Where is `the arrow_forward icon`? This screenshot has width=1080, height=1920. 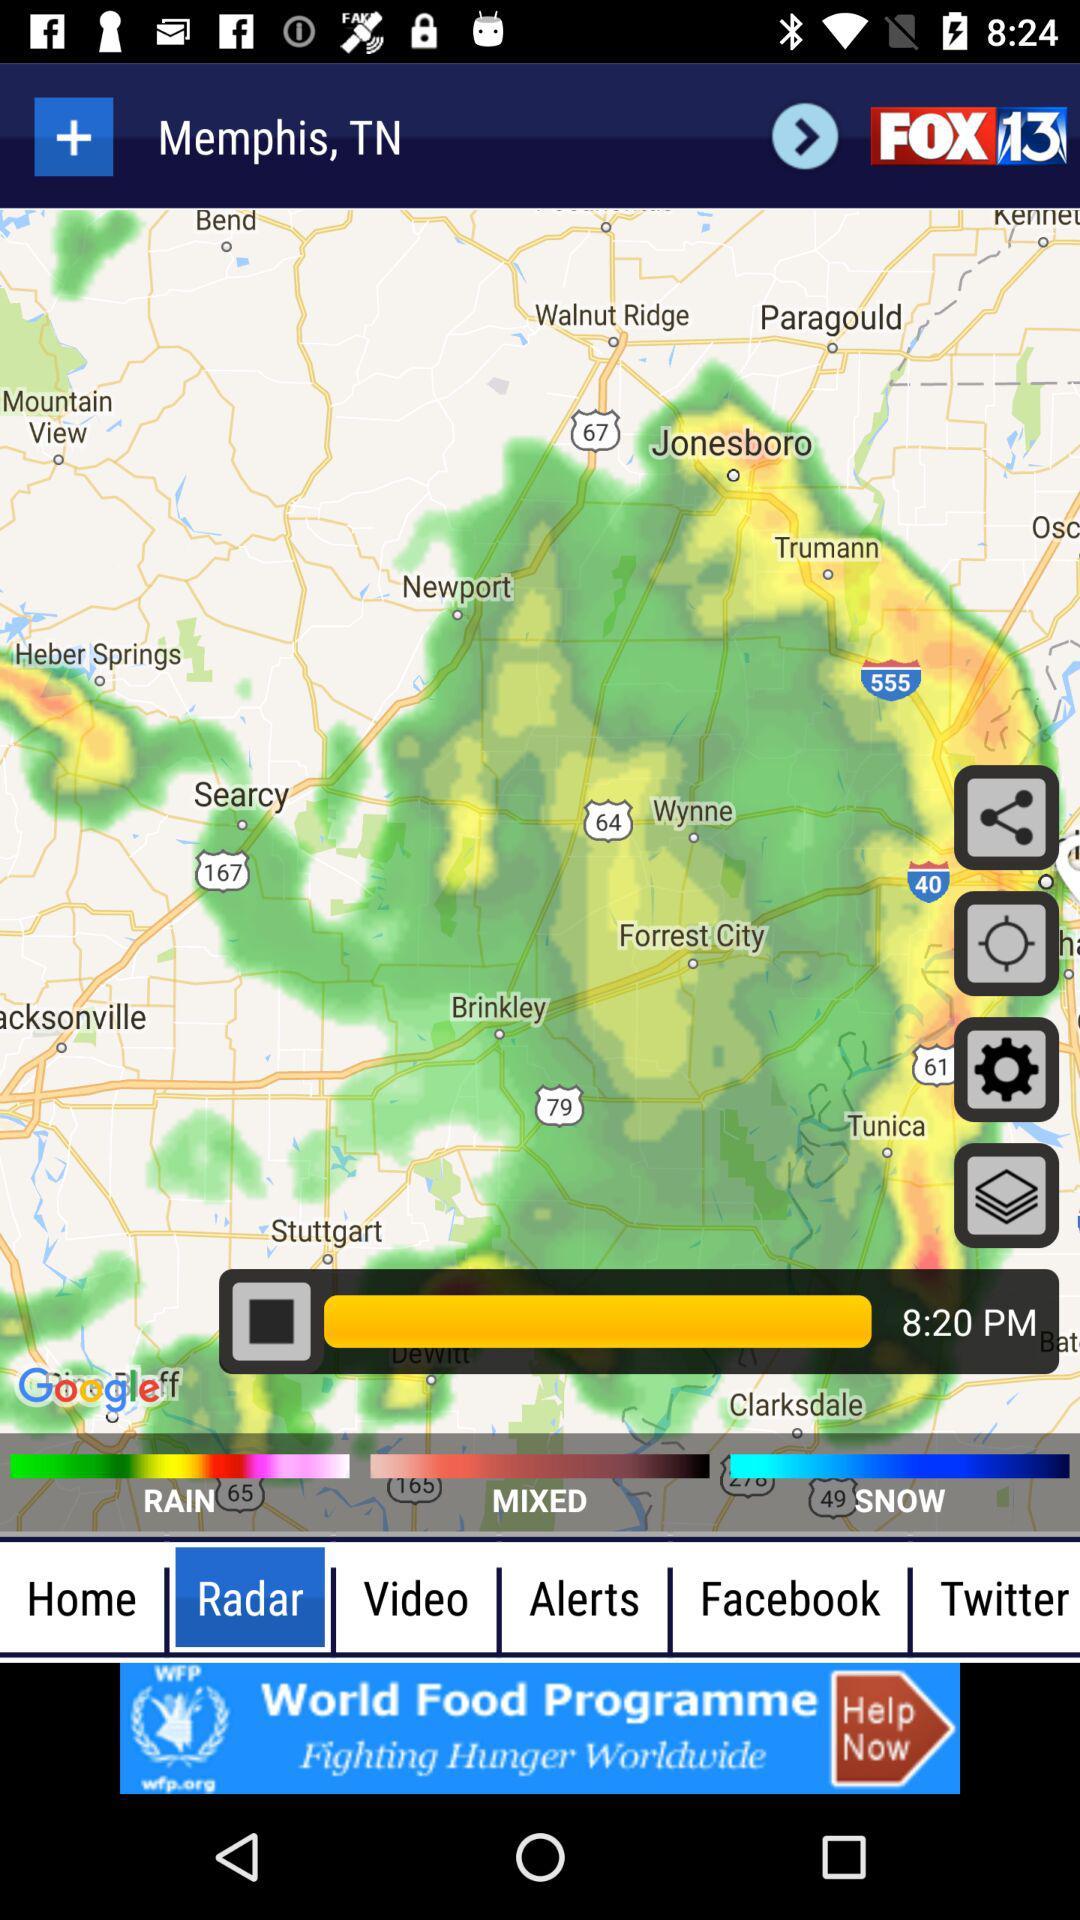
the arrow_forward icon is located at coordinates (804, 135).